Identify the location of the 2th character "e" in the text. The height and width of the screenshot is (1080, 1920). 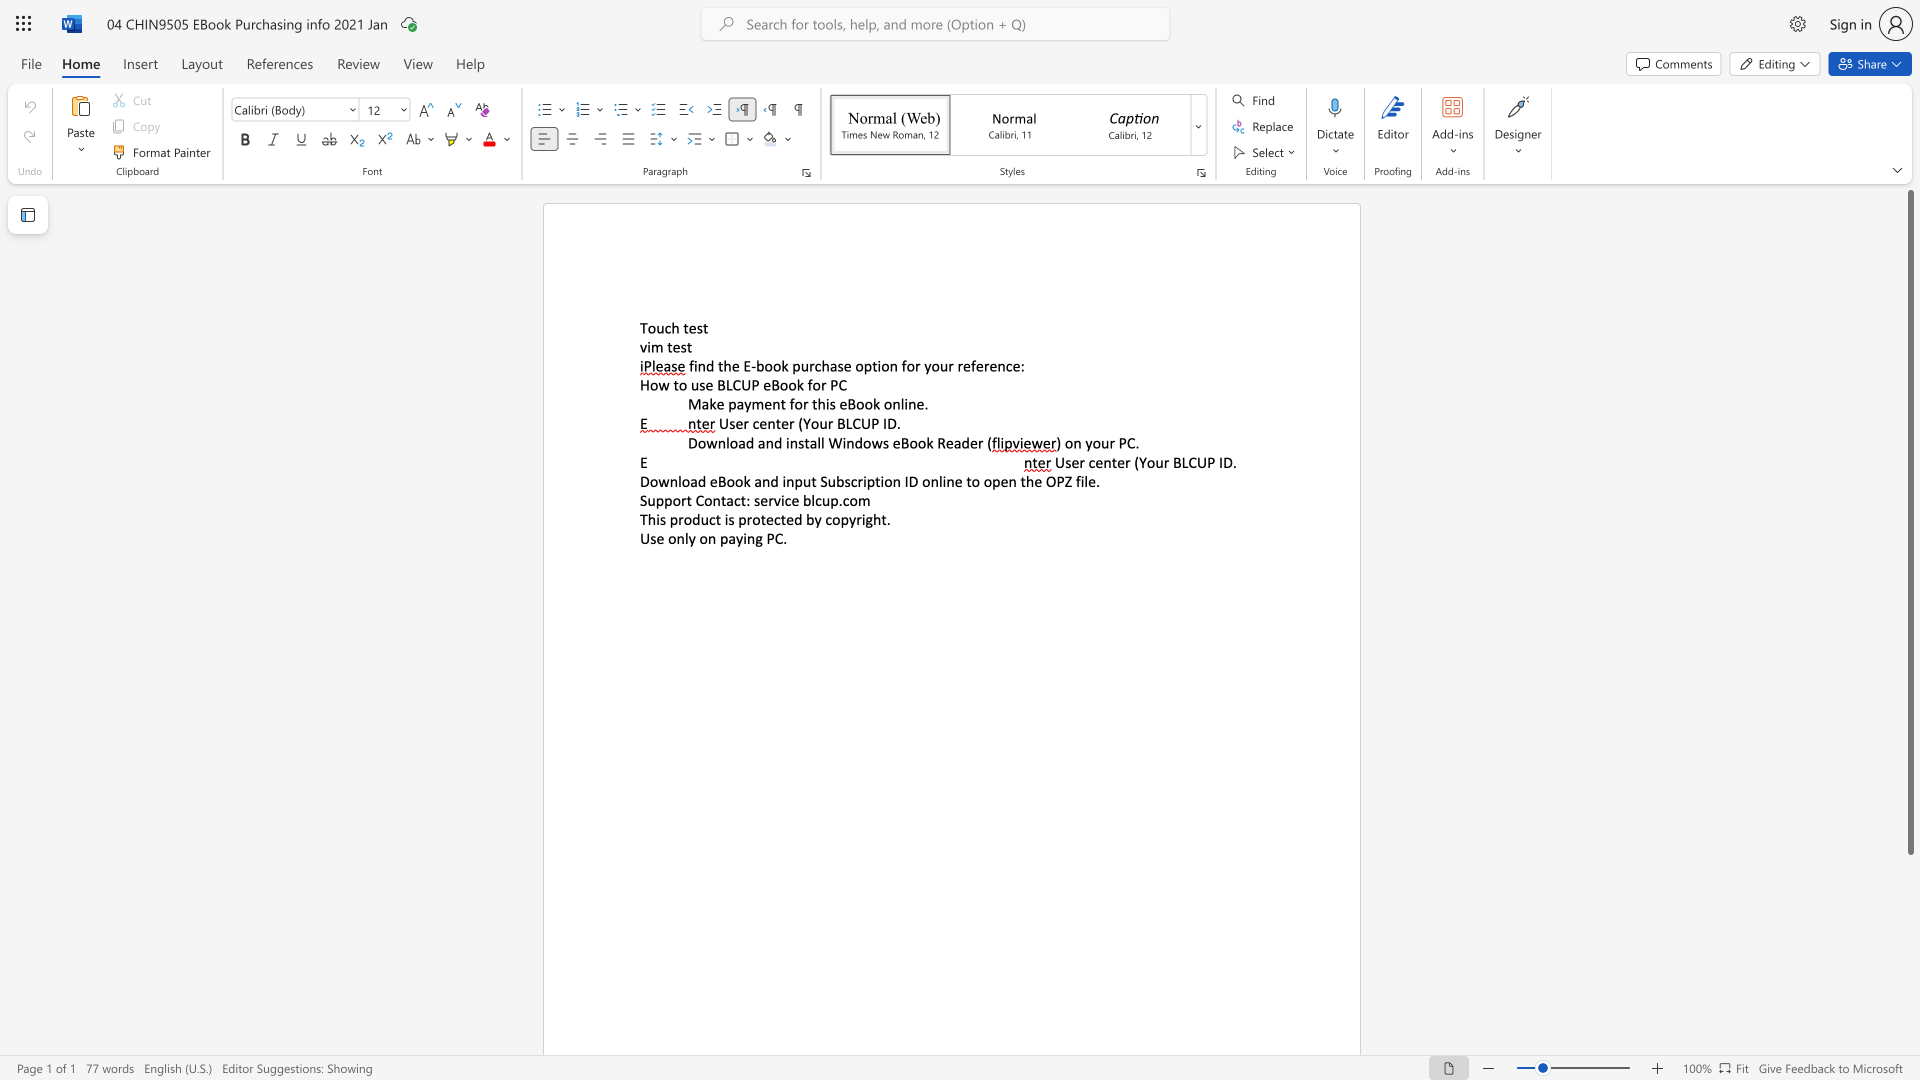
(766, 385).